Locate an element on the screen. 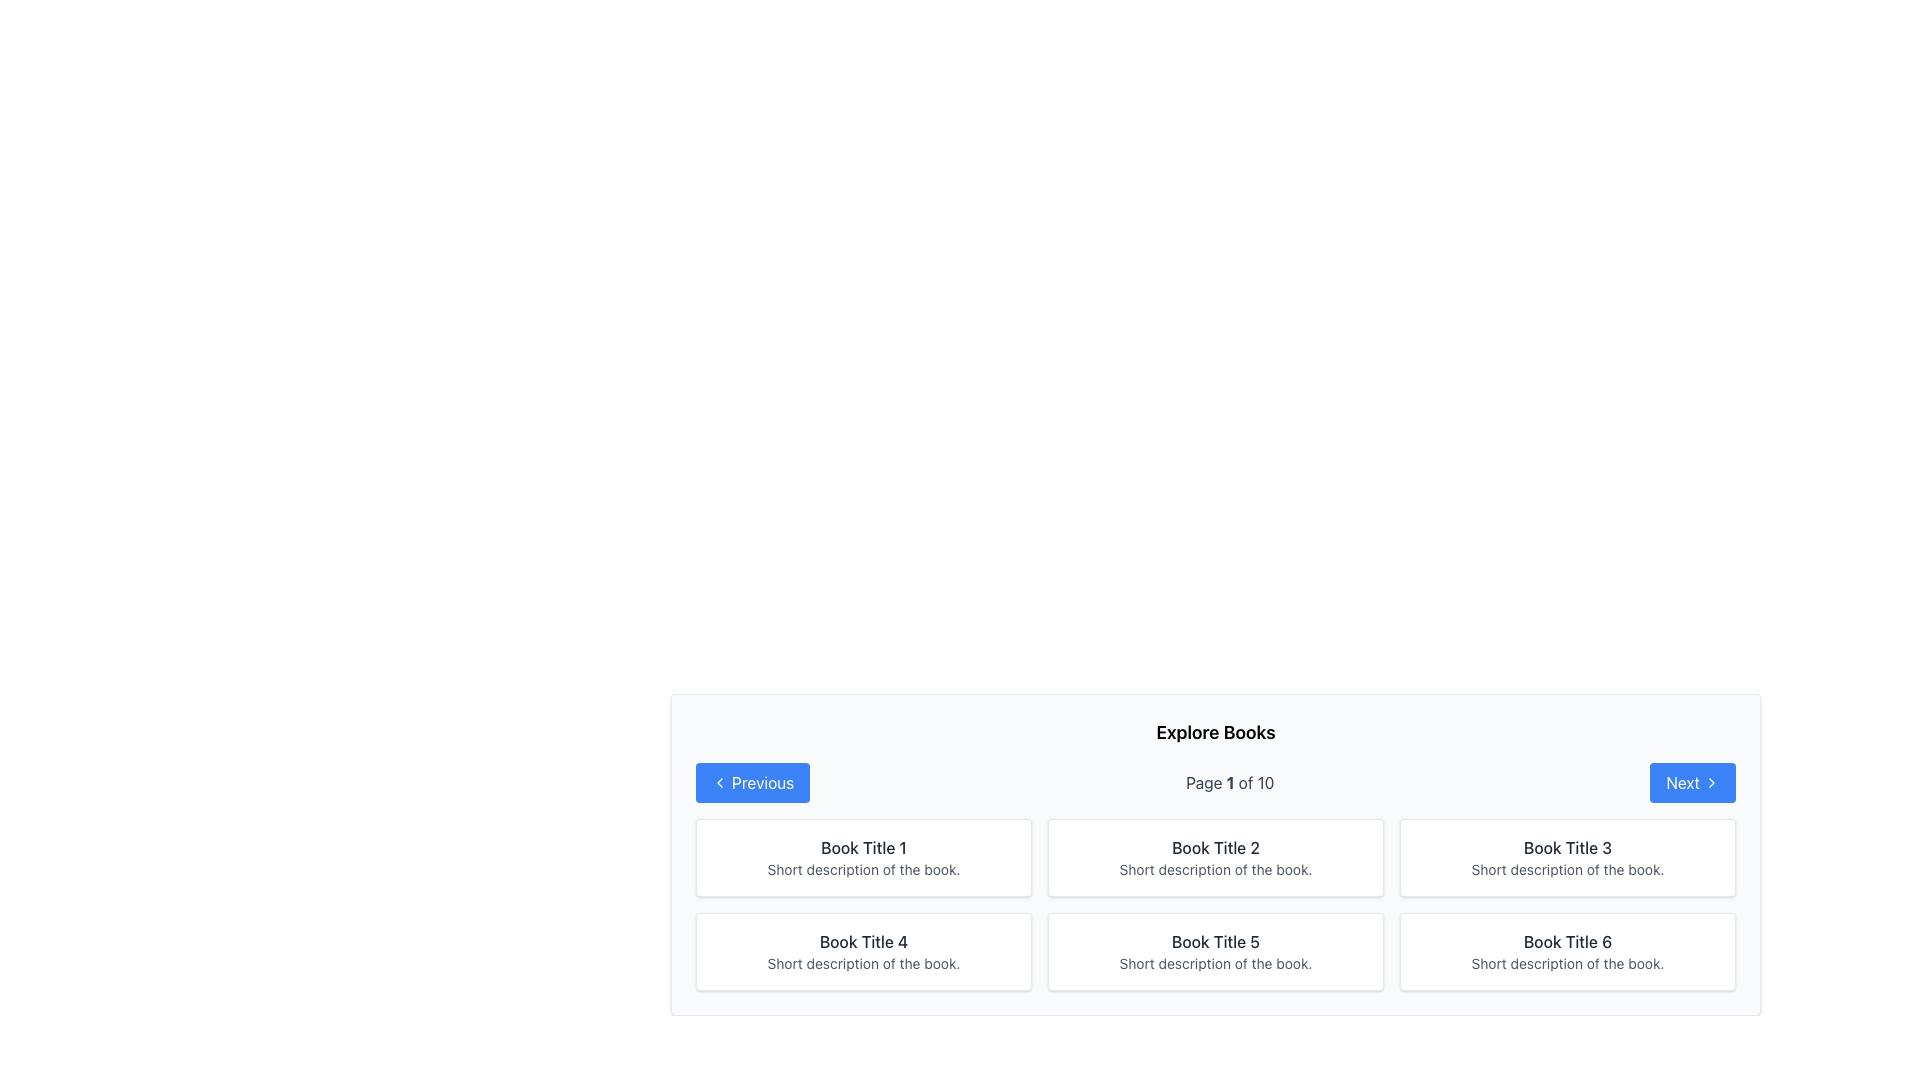  the leftward-pointing chevron icon within the 'Previous' button, which has a blue background and white text, located in the navigation area is located at coordinates (720, 782).